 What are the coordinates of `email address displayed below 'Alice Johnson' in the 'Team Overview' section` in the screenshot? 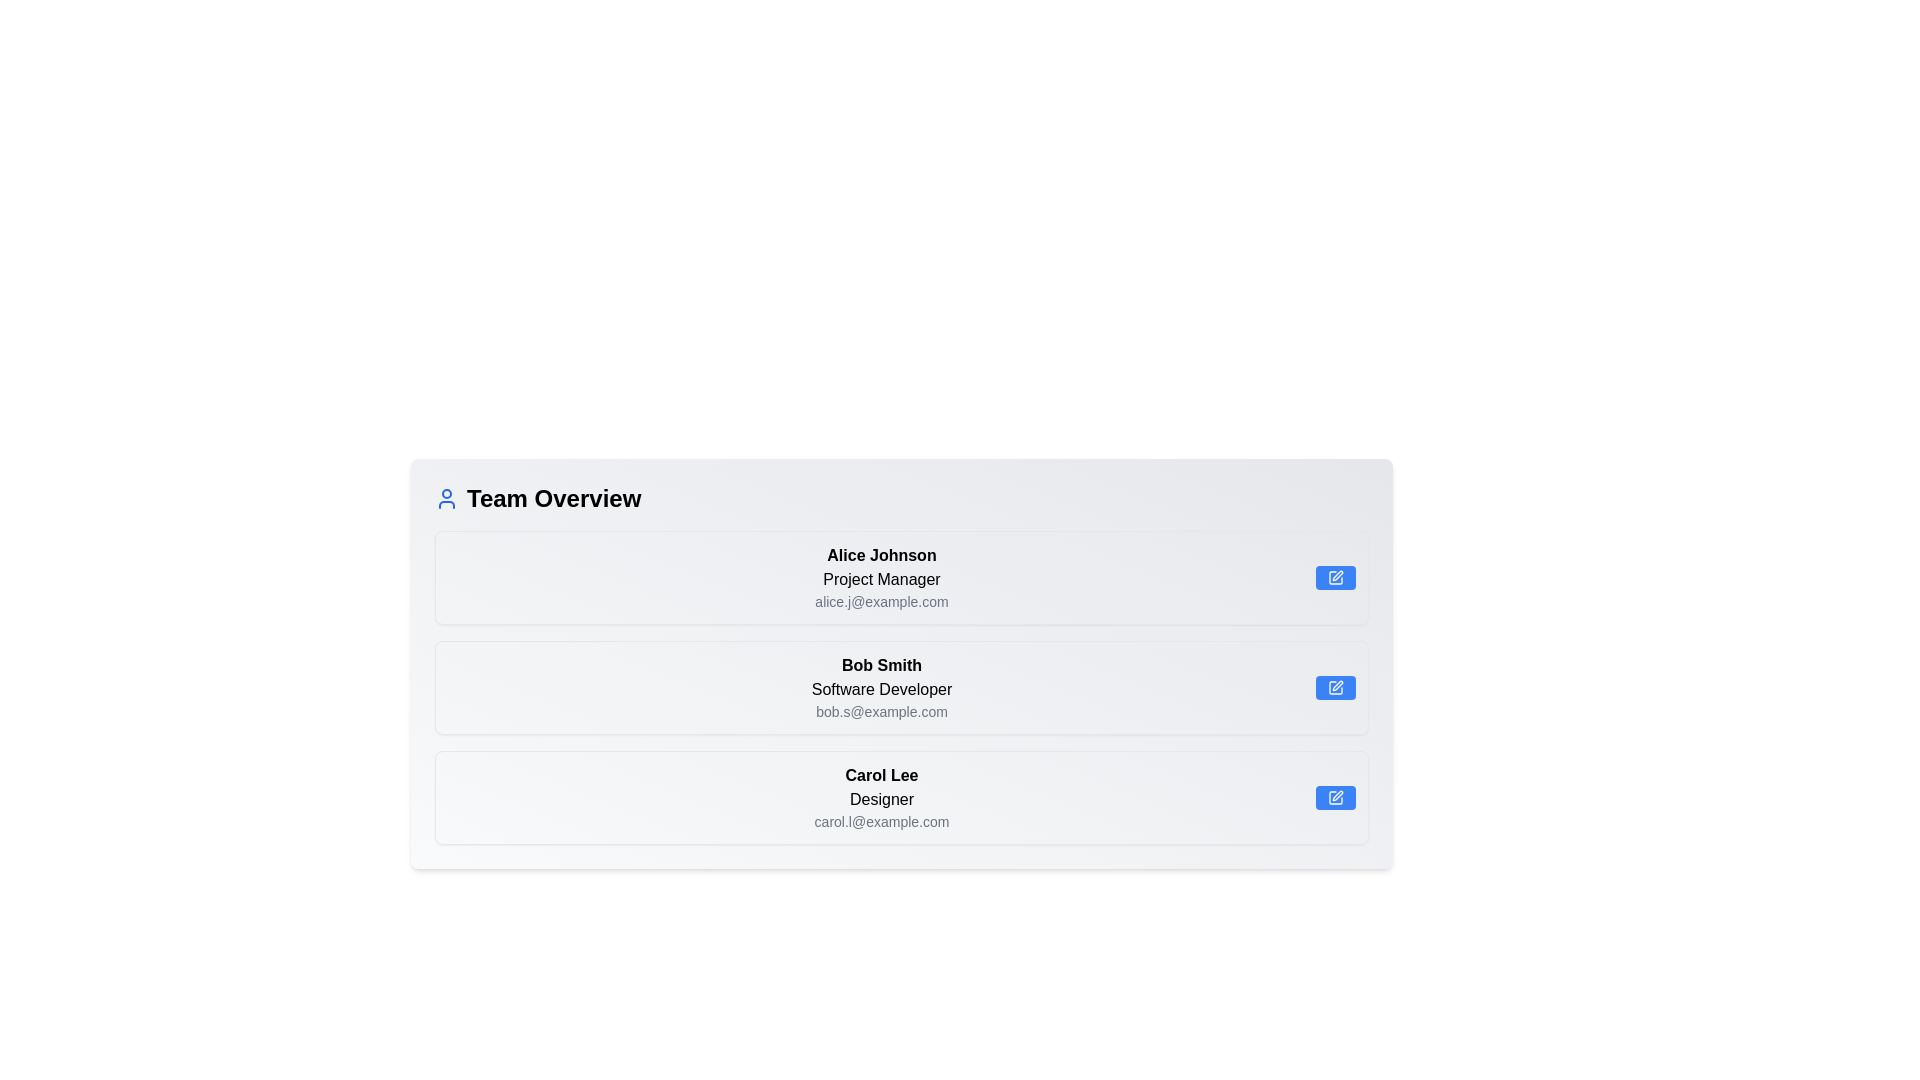 It's located at (881, 600).